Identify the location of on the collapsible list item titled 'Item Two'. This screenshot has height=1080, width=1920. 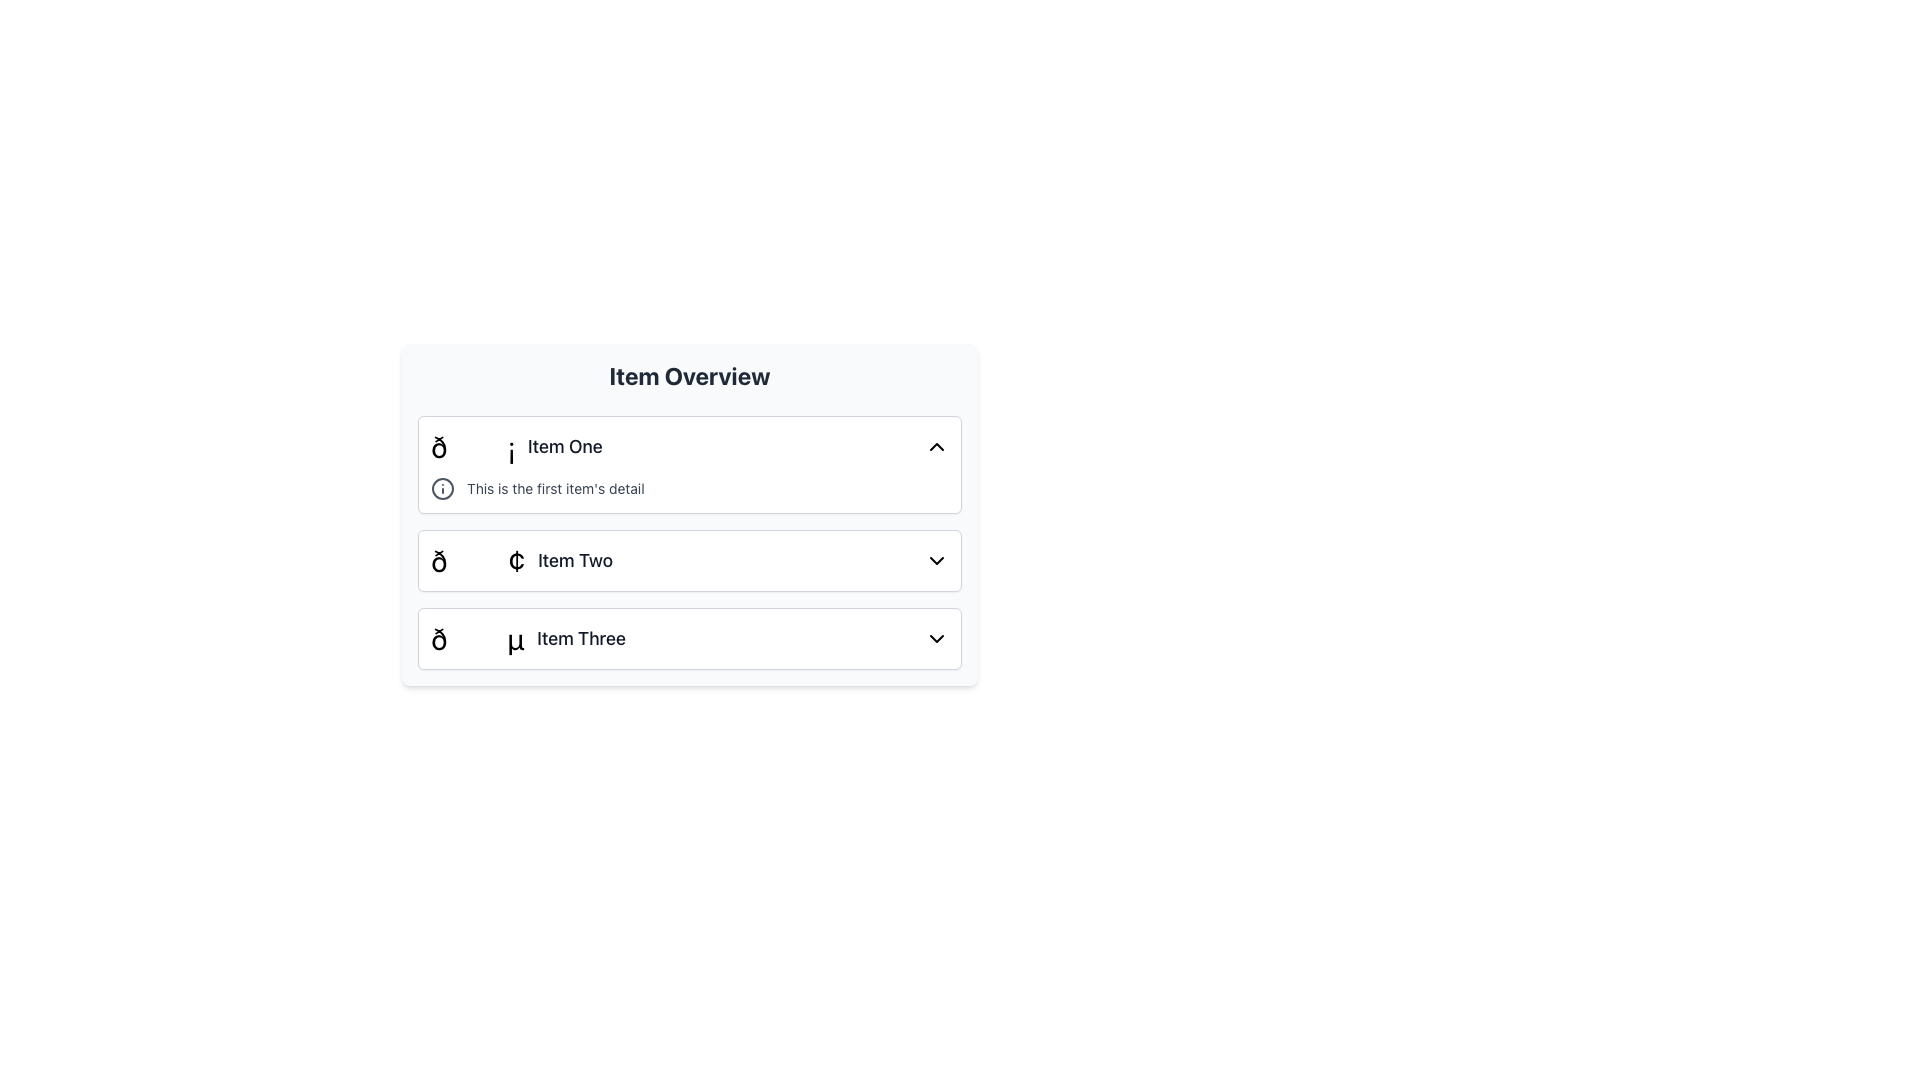
(690, 543).